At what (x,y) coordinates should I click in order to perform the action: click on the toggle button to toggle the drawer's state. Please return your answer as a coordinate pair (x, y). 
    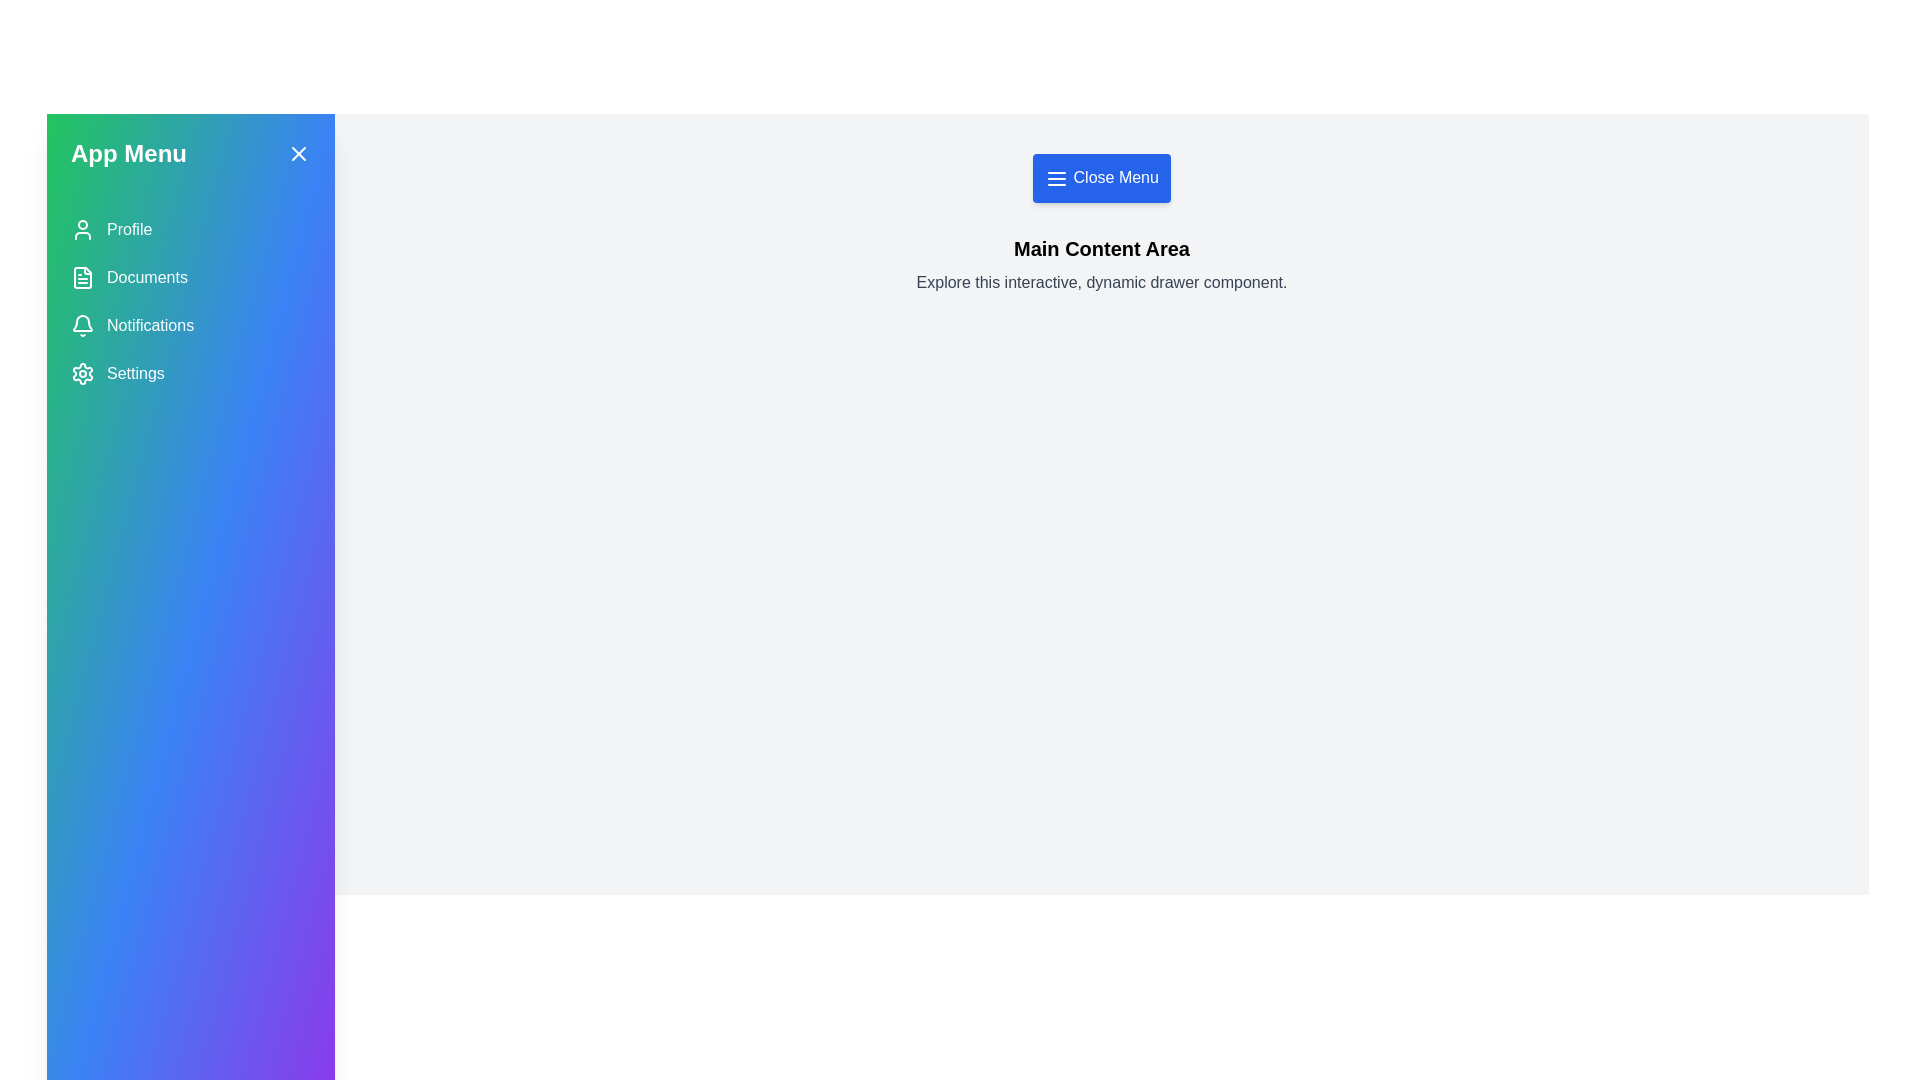
    Looking at the image, I should click on (1099, 176).